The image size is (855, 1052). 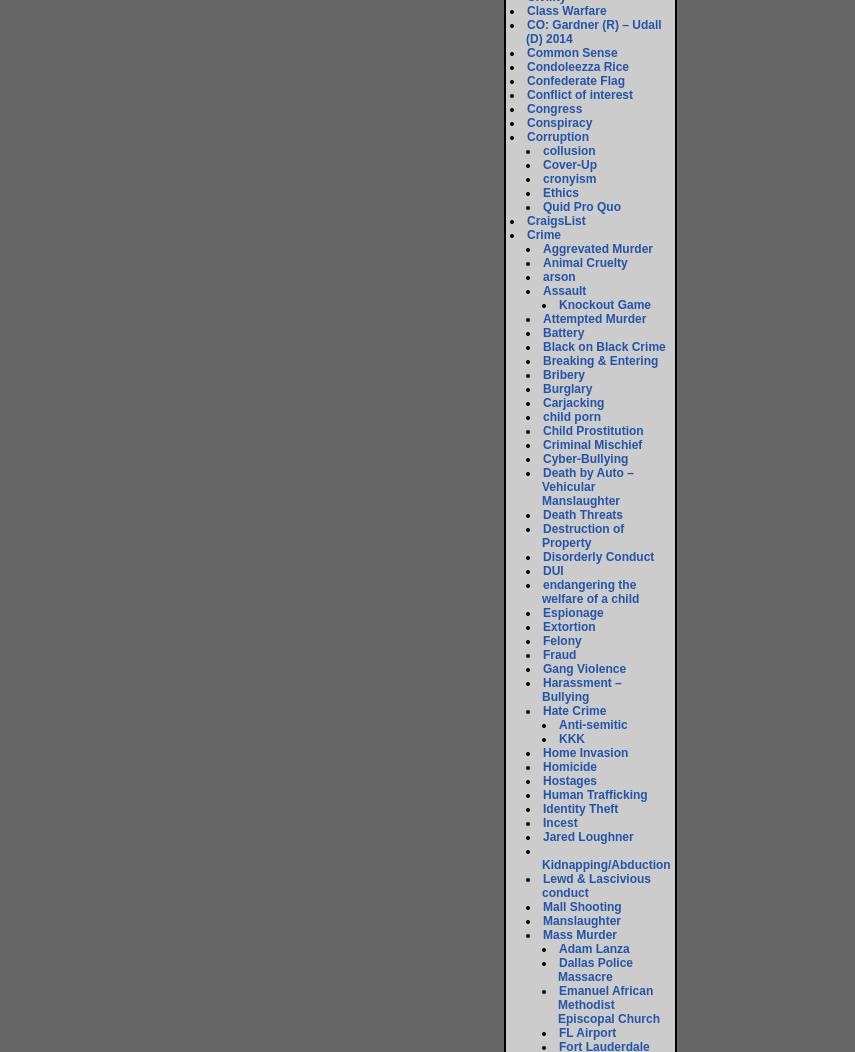 What do you see at coordinates (557, 1004) in the screenshot?
I see `'Emanuel African Methodist Episcopal Church'` at bounding box center [557, 1004].